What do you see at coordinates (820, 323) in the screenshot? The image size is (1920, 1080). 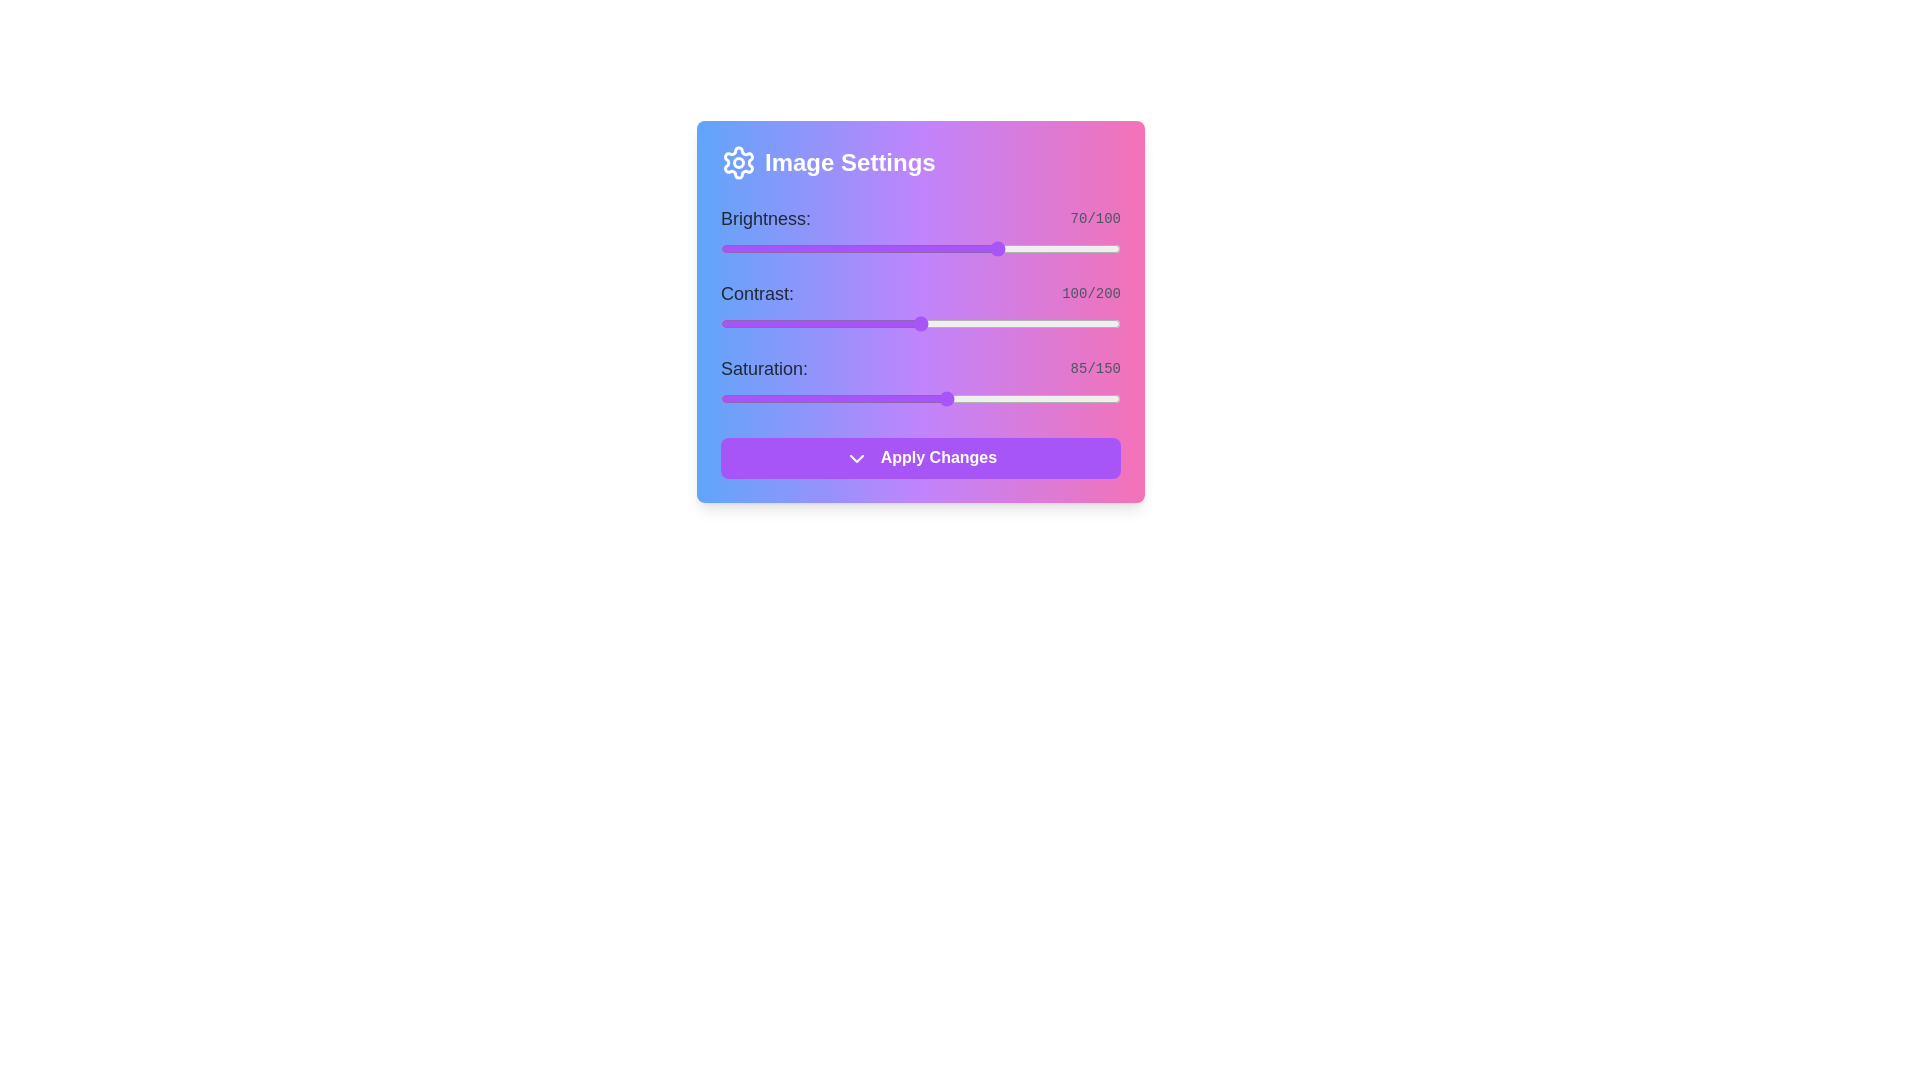 I see `the contrast slider to 50 value` at bounding box center [820, 323].